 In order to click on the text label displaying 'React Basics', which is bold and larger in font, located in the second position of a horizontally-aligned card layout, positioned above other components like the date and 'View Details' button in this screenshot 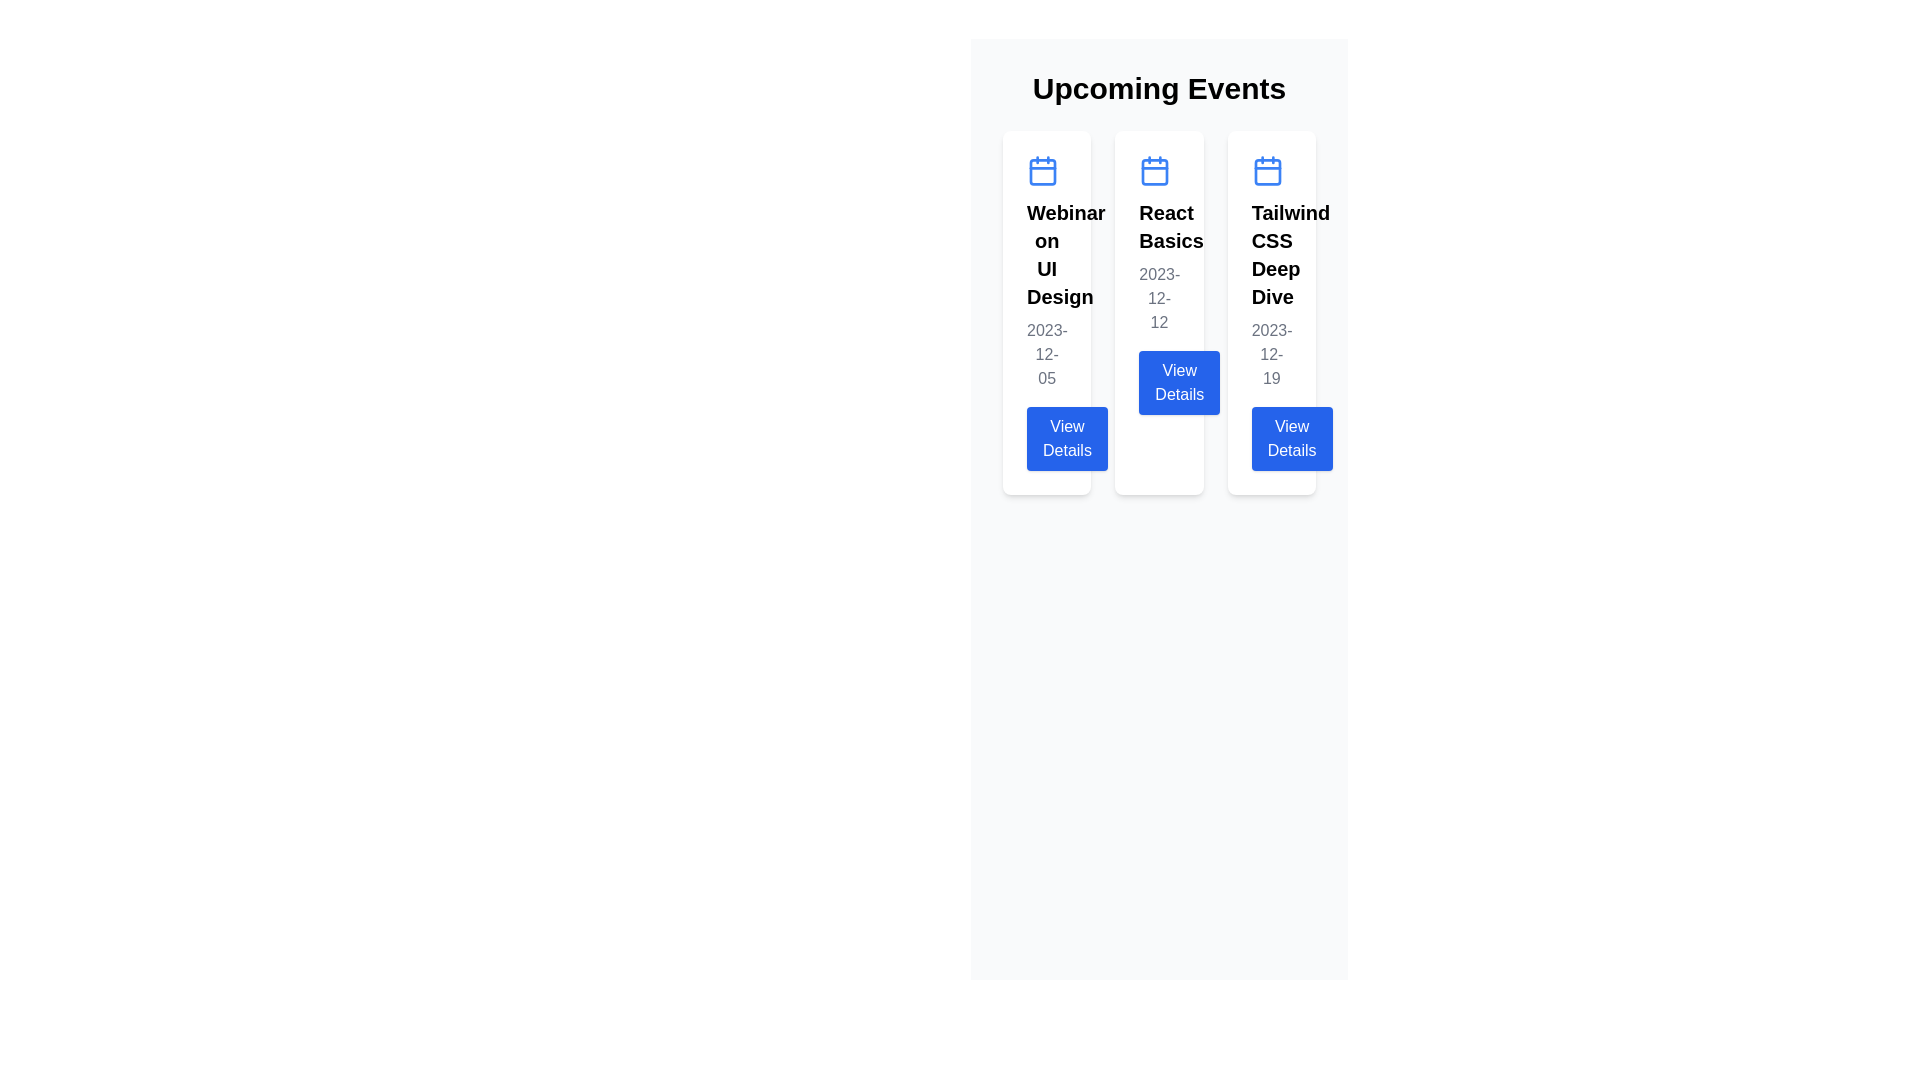, I will do `click(1159, 226)`.